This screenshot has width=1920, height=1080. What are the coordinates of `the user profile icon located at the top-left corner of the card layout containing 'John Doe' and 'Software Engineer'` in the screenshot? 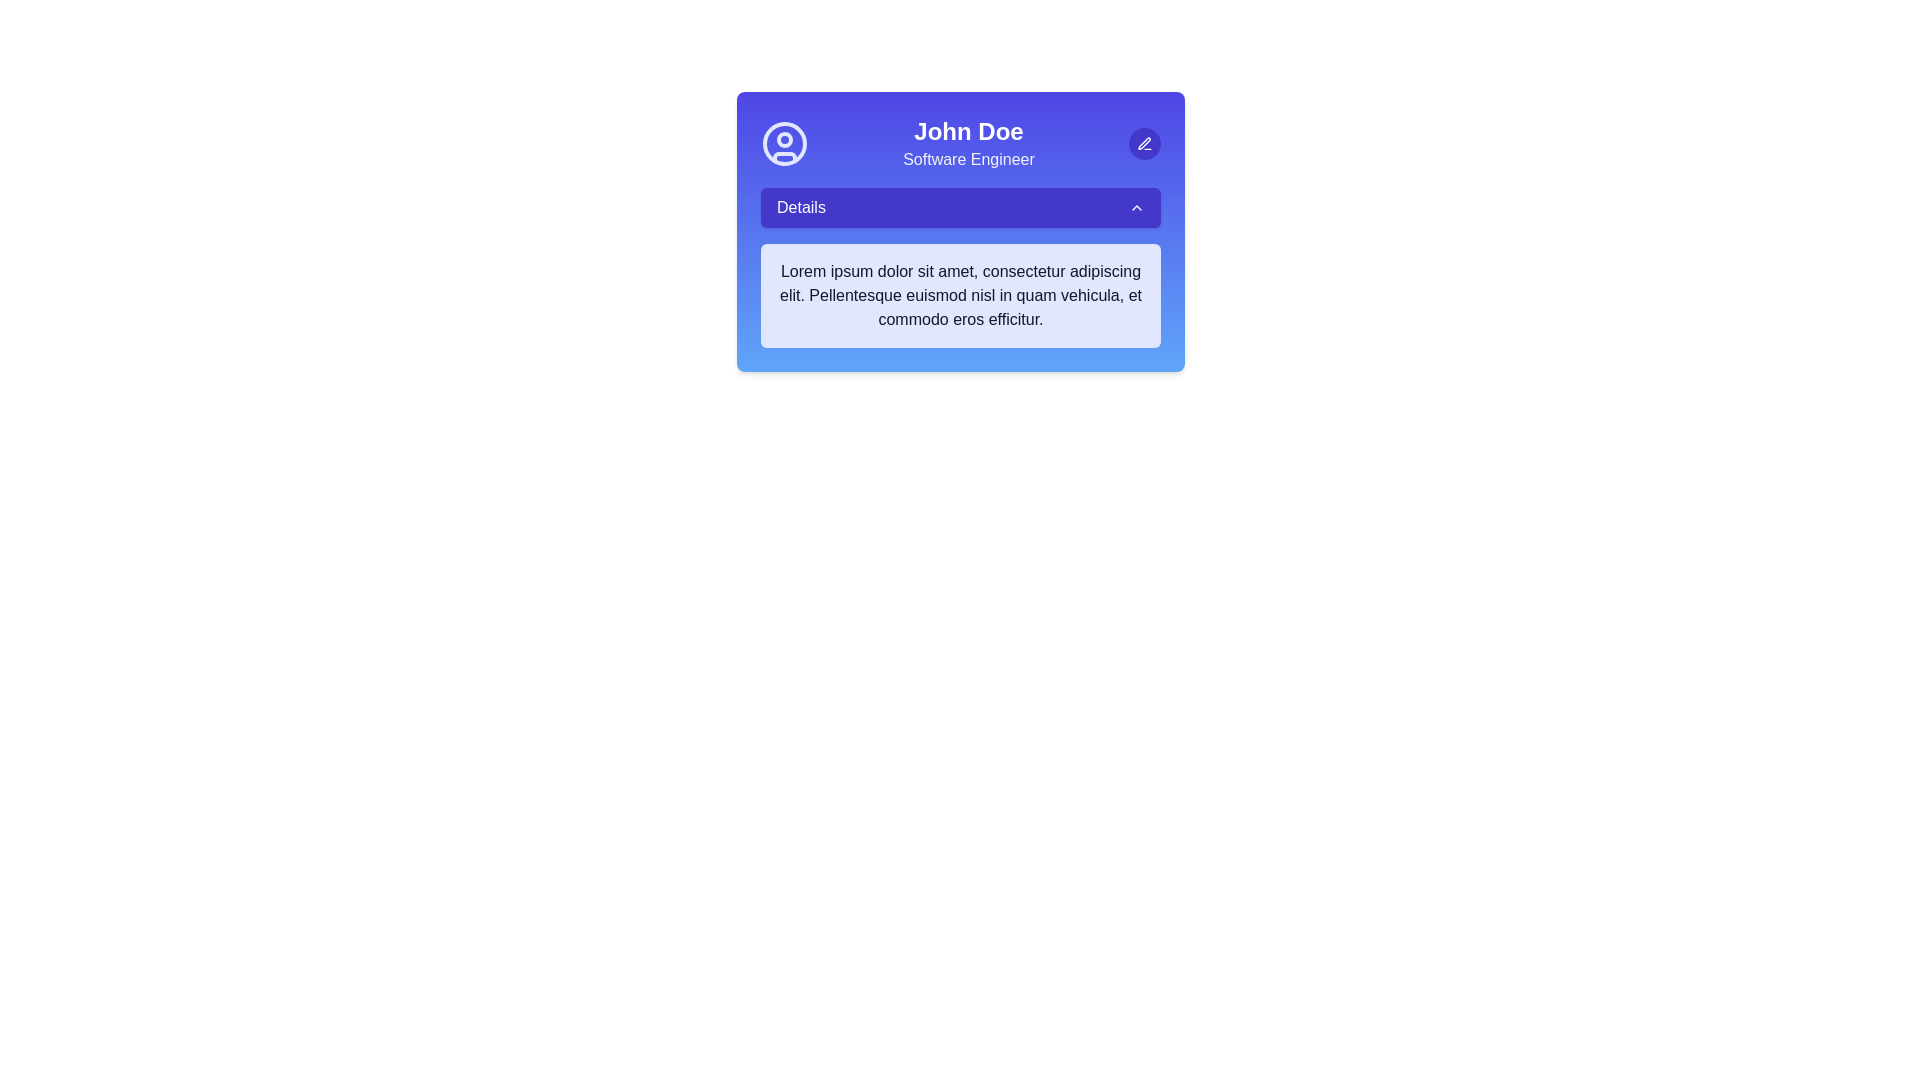 It's located at (784, 142).